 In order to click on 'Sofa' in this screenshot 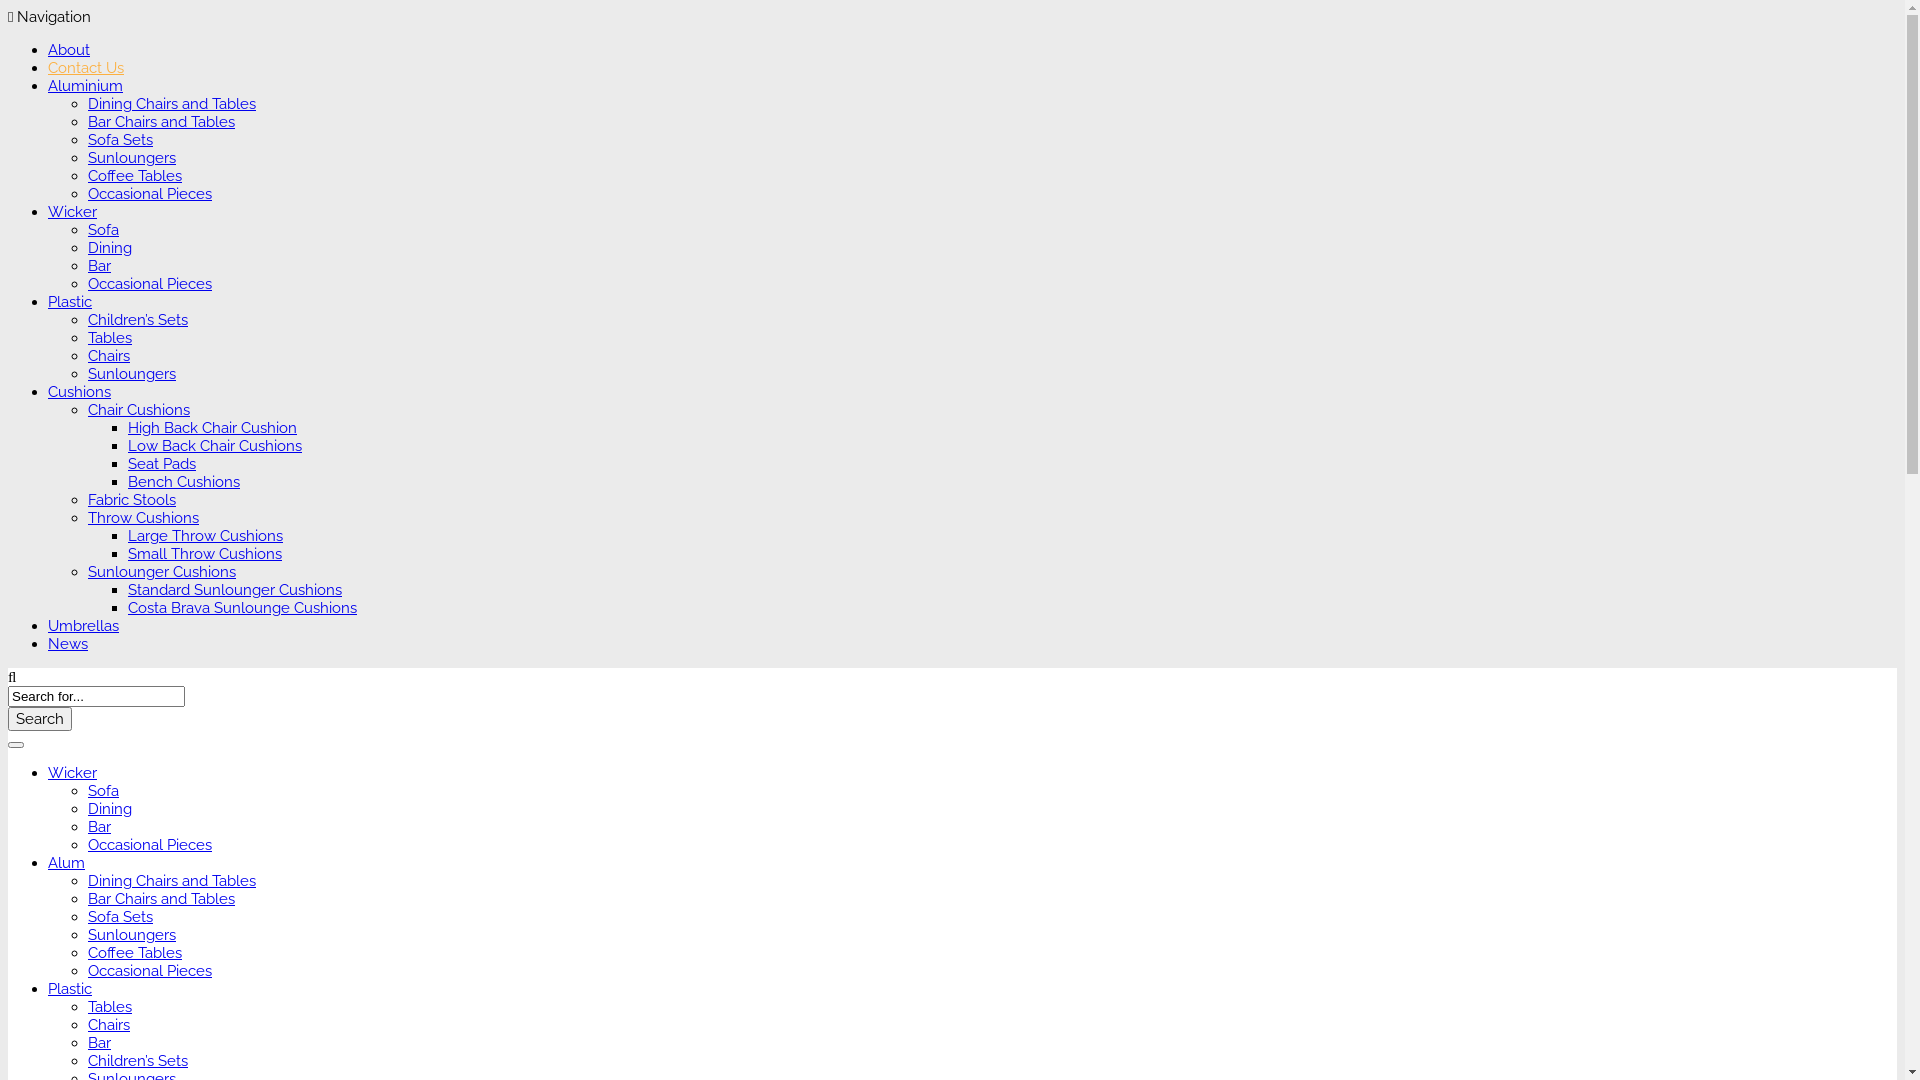, I will do `click(102, 789)`.